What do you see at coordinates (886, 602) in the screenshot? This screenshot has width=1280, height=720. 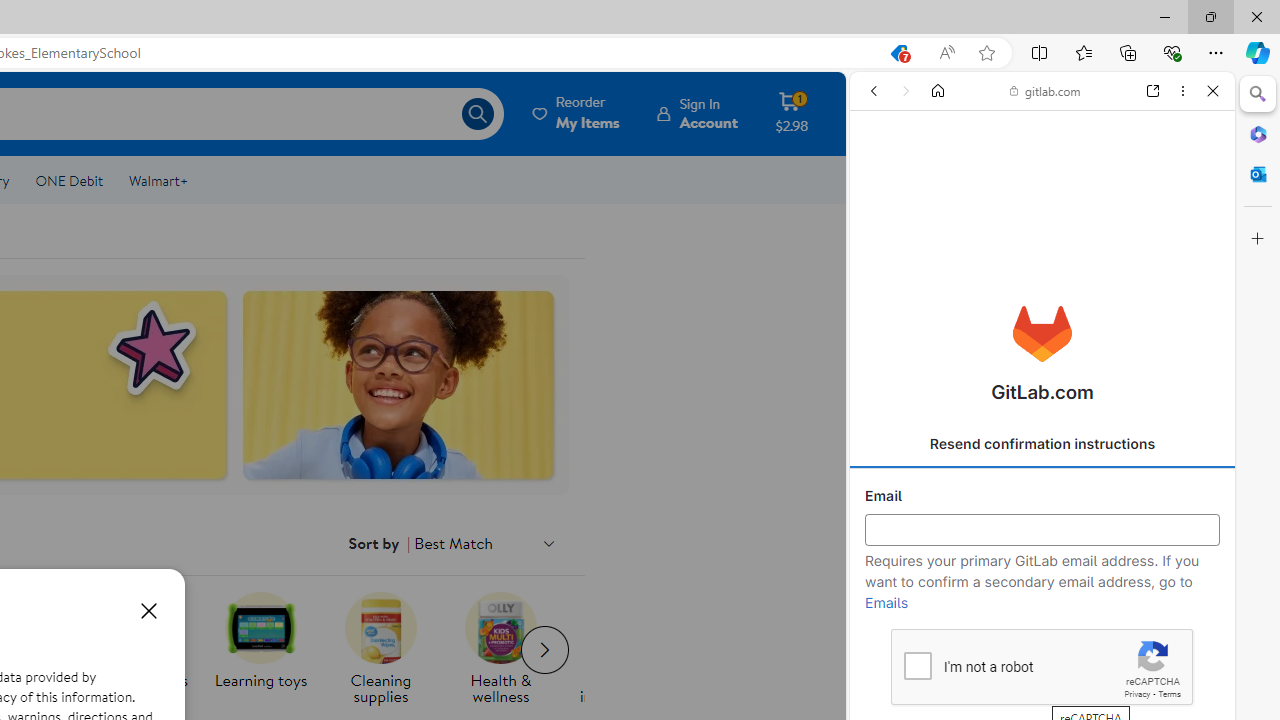 I see `'Emails'` at bounding box center [886, 602].